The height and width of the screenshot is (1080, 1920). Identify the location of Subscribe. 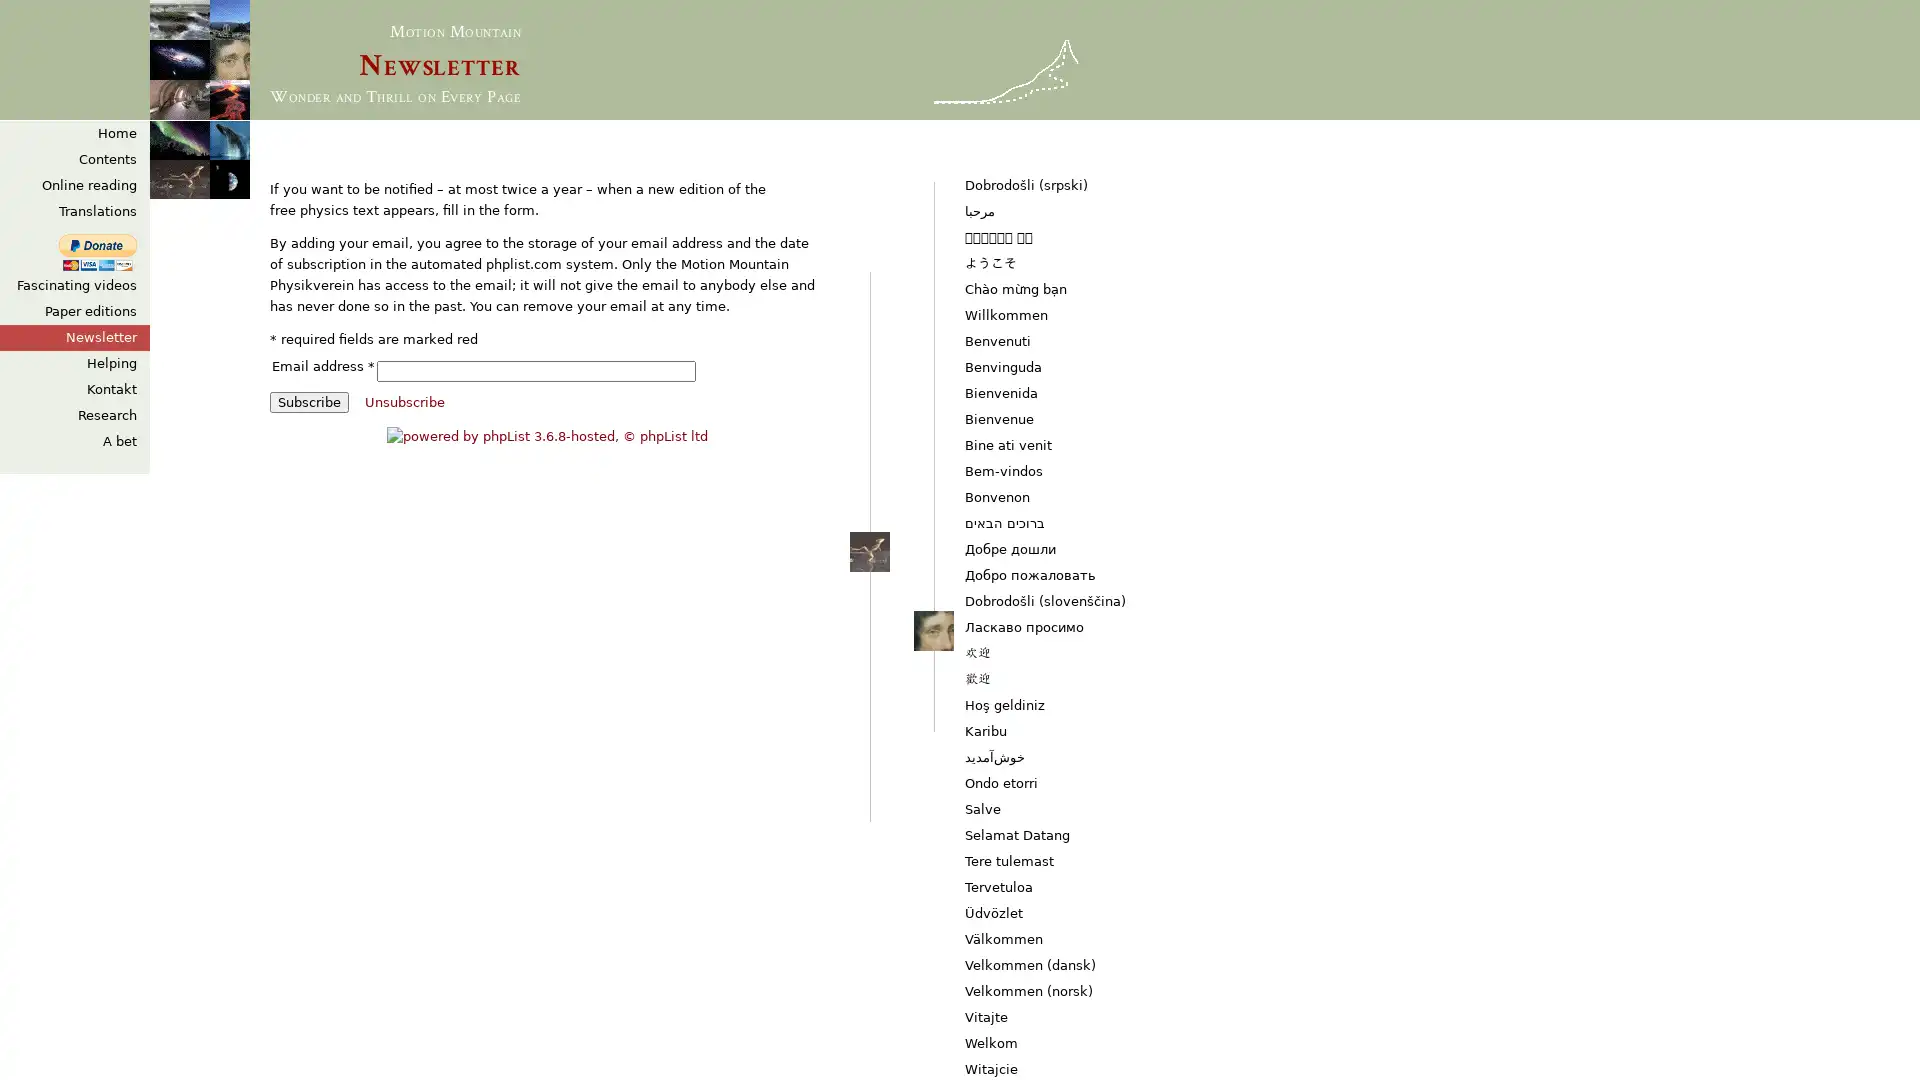
(308, 401).